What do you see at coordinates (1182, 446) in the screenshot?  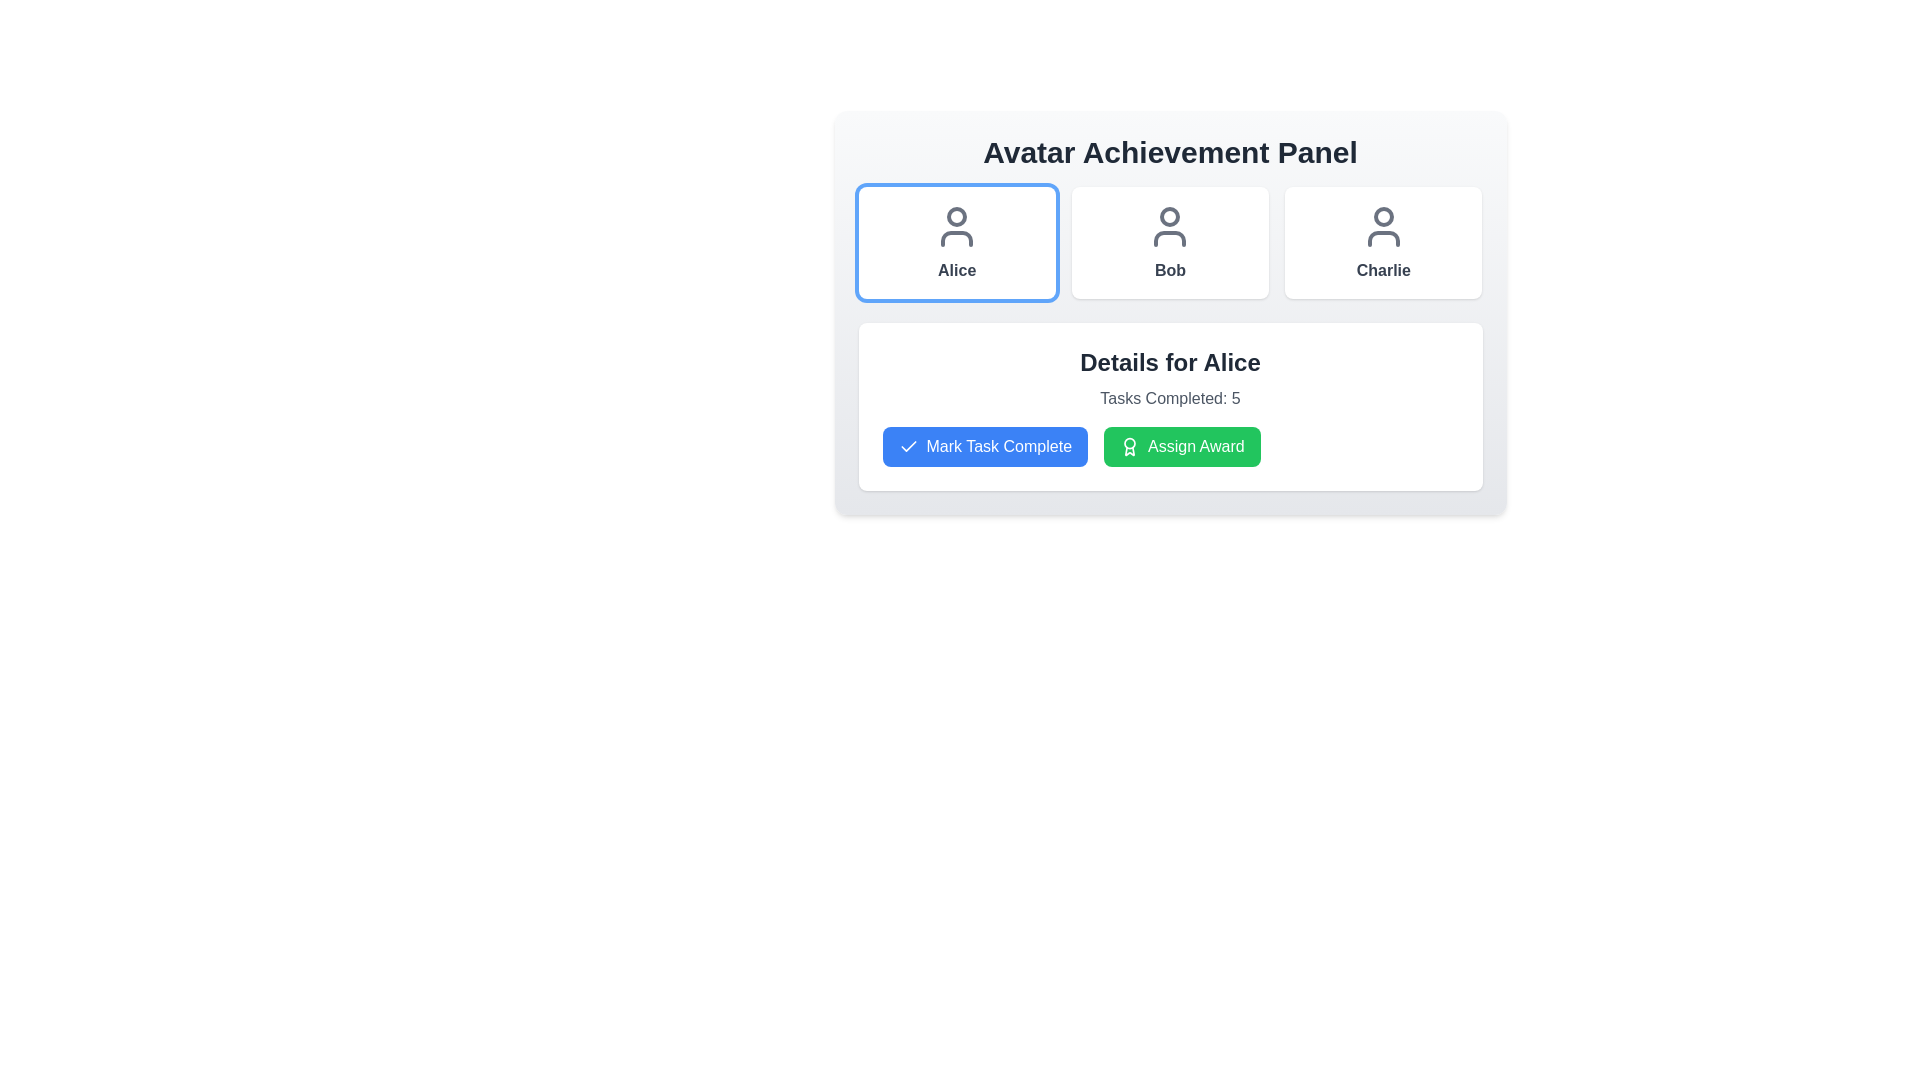 I see `the second interactive button positioned to the right of the 'Mark Task Complete' button` at bounding box center [1182, 446].